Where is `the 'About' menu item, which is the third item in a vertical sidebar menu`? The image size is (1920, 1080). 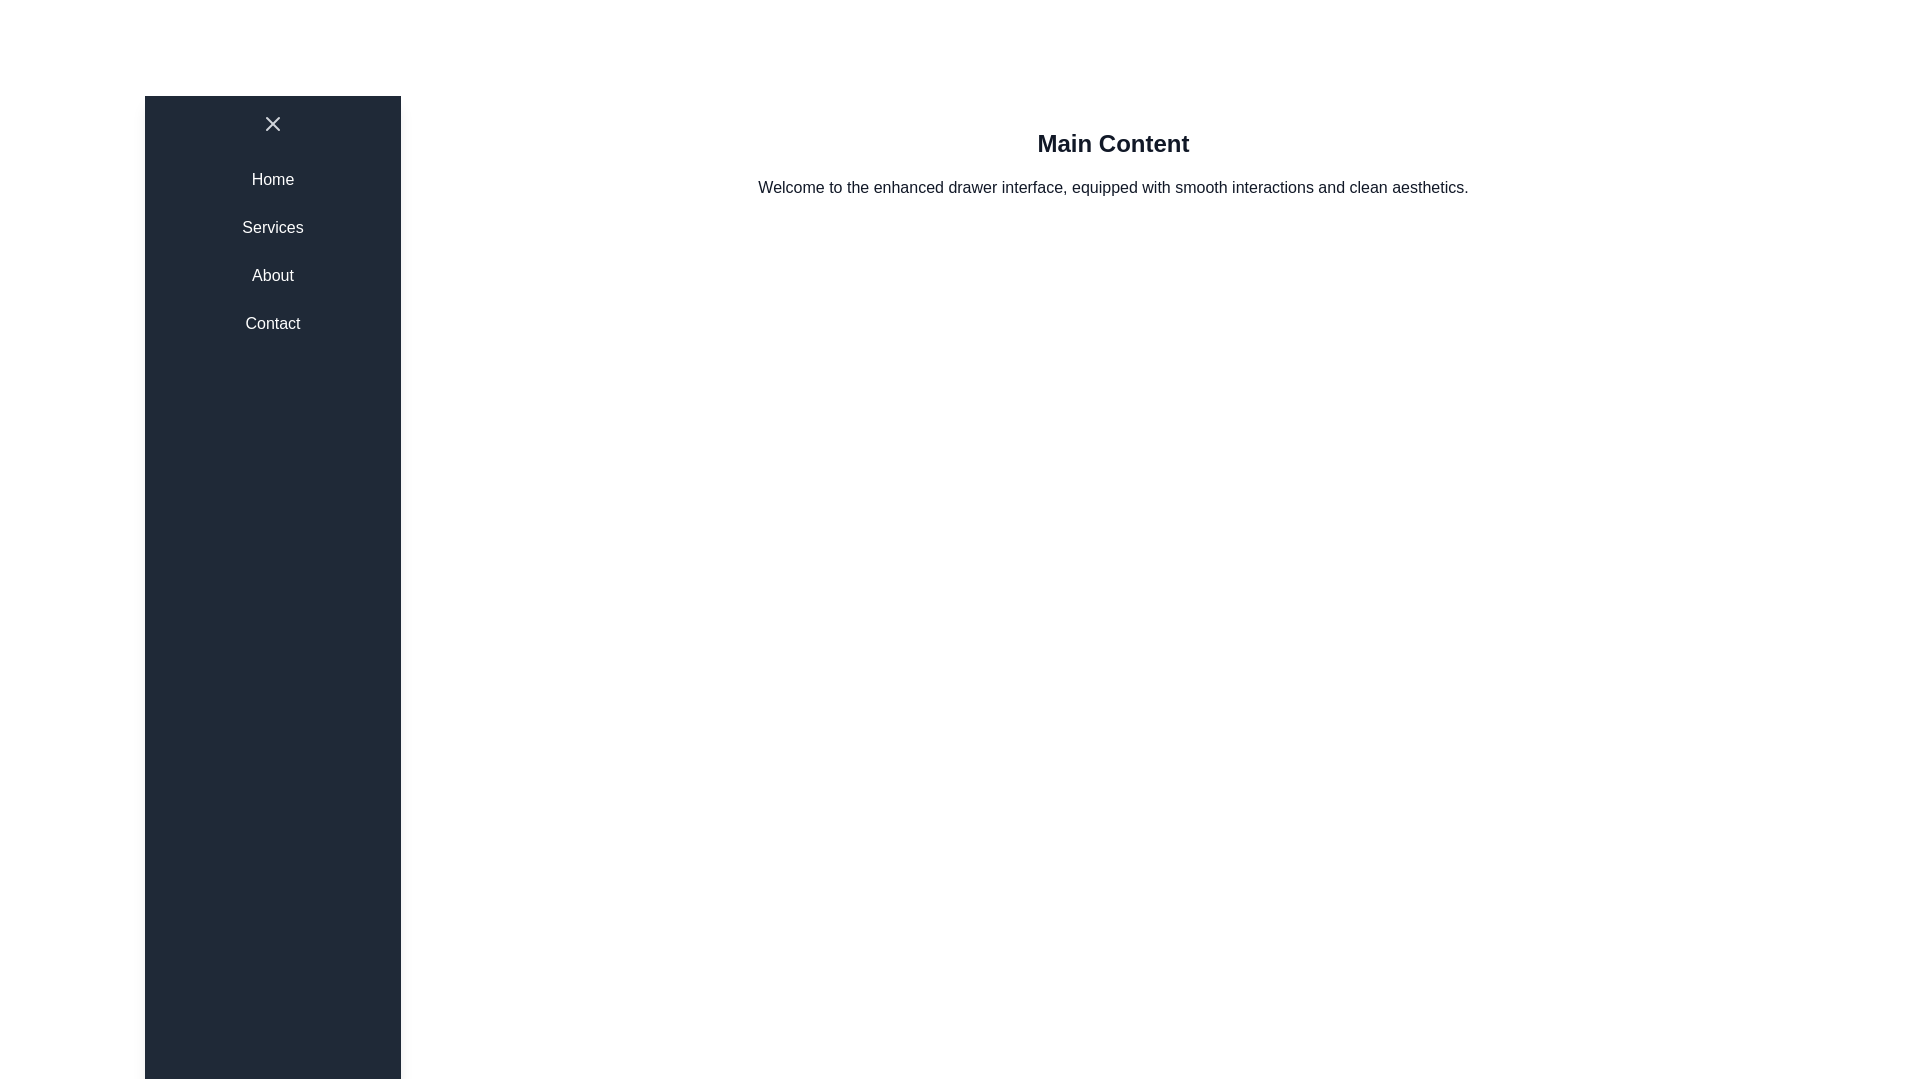 the 'About' menu item, which is the third item in a vertical sidebar menu is located at coordinates (272, 276).